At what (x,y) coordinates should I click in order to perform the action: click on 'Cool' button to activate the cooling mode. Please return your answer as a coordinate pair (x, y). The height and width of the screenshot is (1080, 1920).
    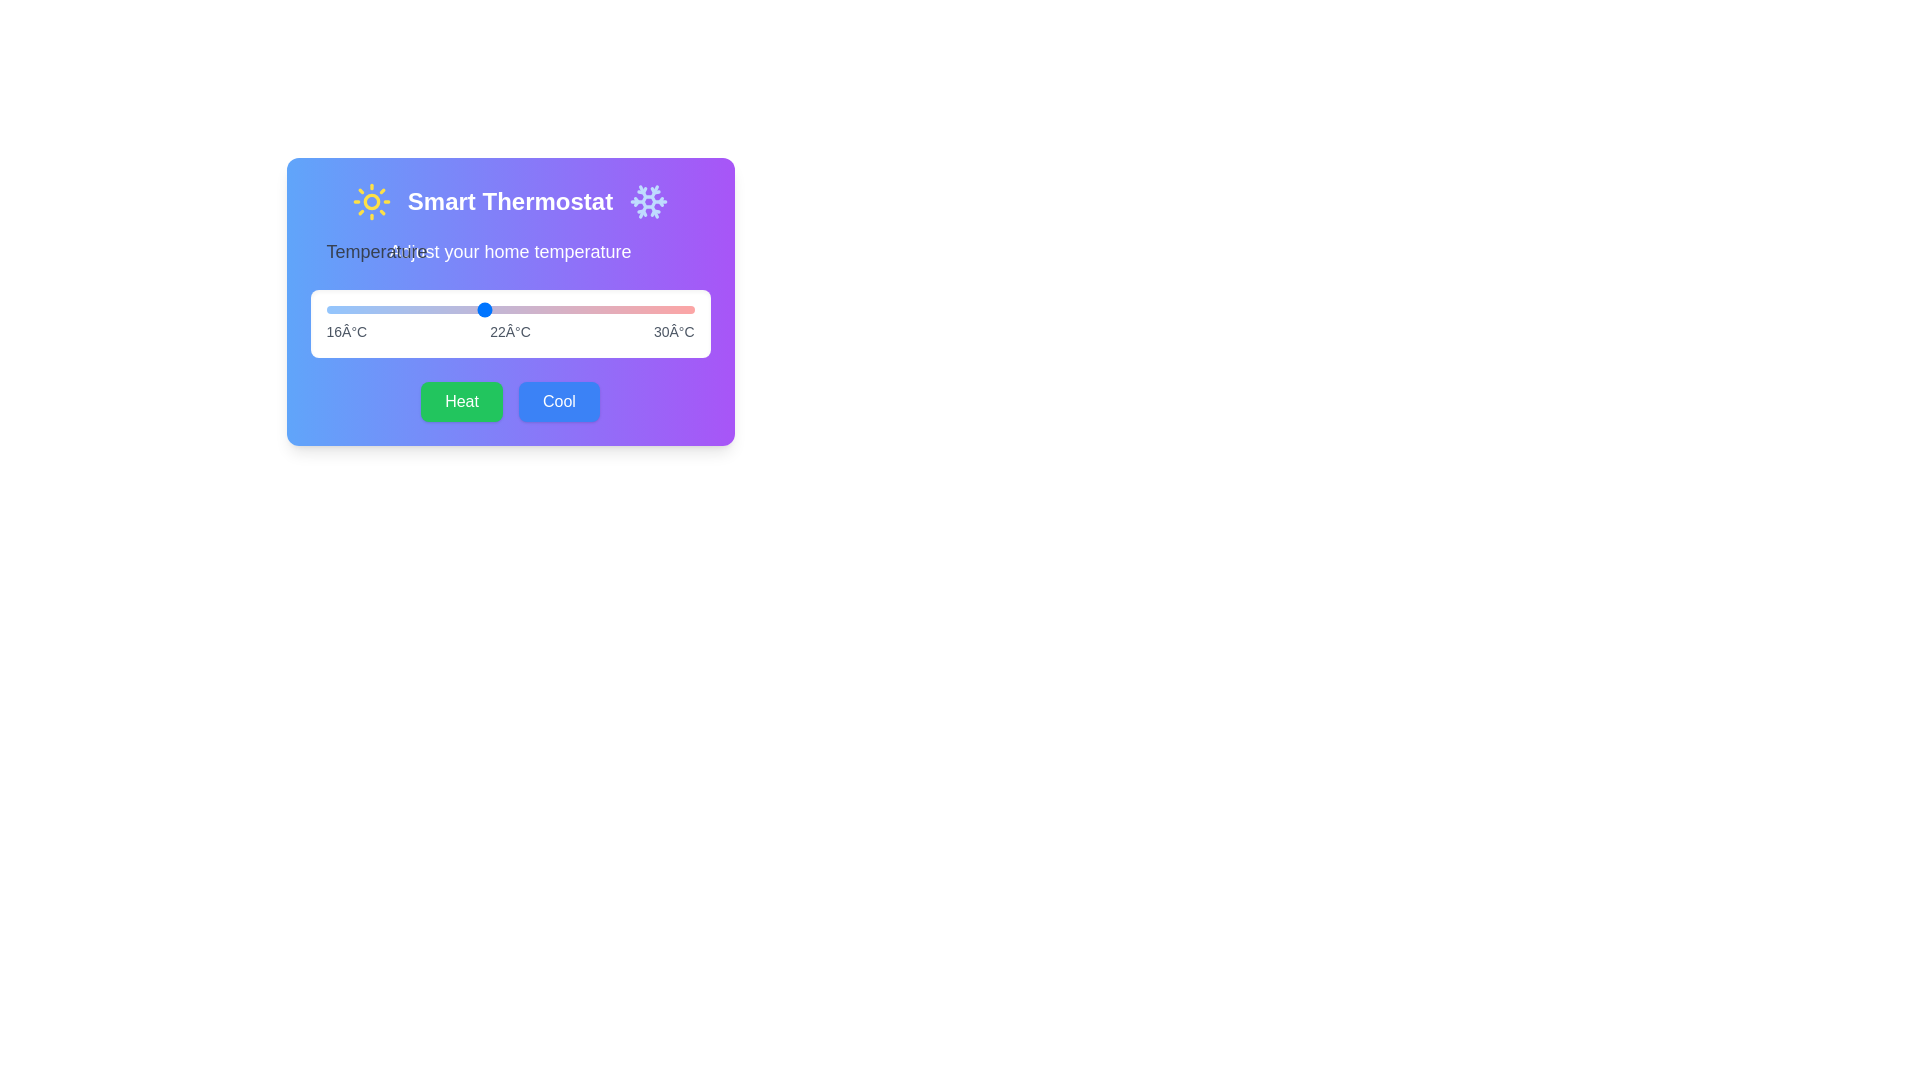
    Looking at the image, I should click on (559, 401).